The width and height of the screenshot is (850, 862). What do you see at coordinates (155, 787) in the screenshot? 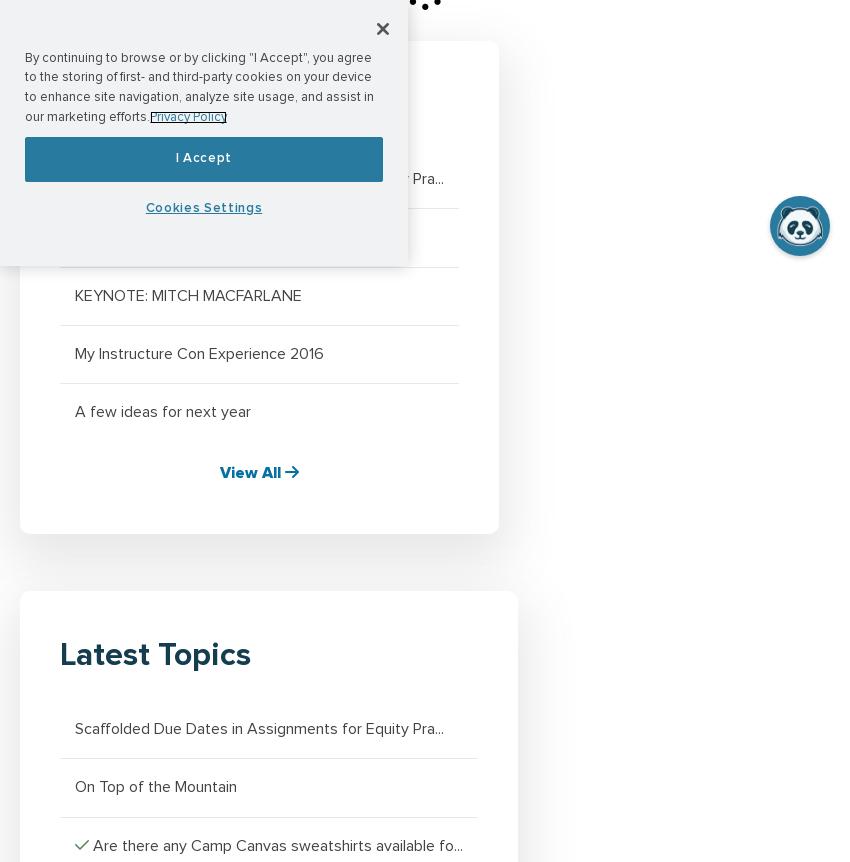
I see `'On Top of the Mountain'` at bounding box center [155, 787].